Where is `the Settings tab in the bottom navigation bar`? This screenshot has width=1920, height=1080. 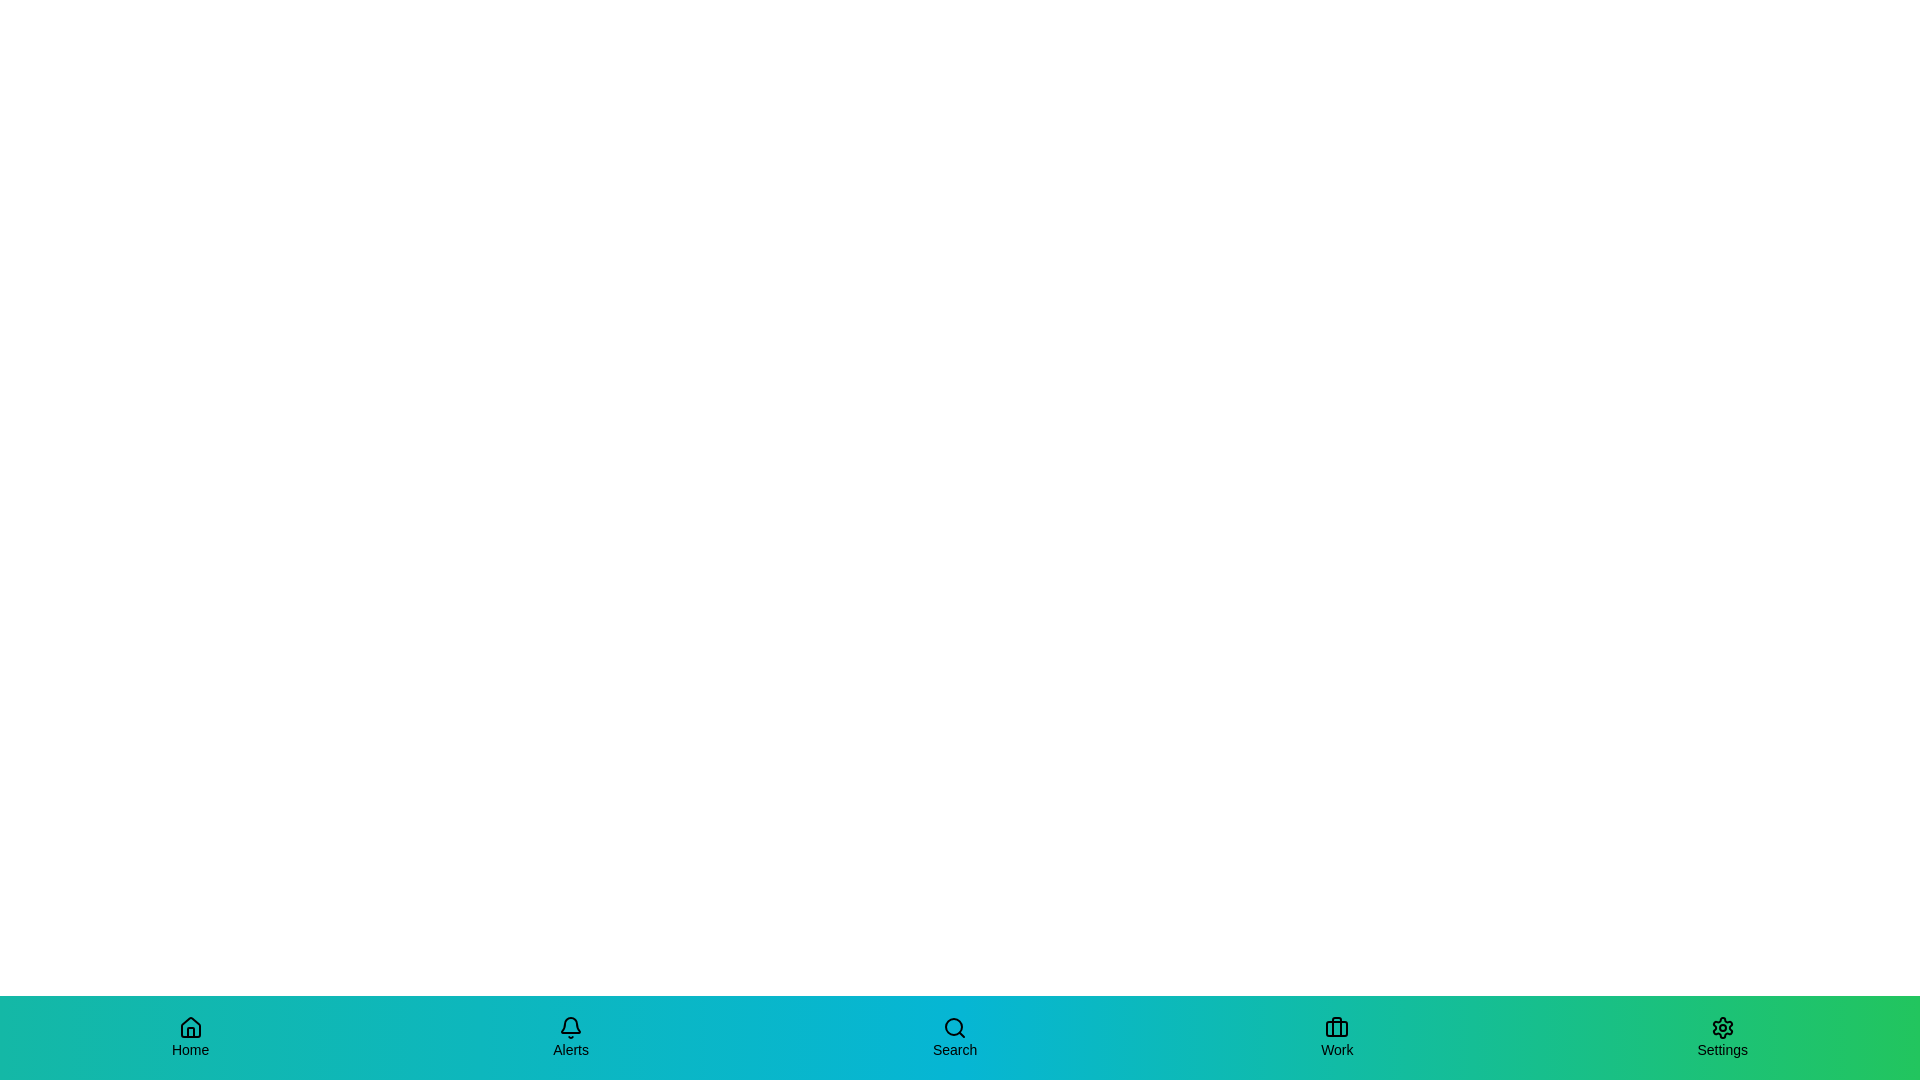 the Settings tab in the bottom navigation bar is located at coordinates (1721, 1036).